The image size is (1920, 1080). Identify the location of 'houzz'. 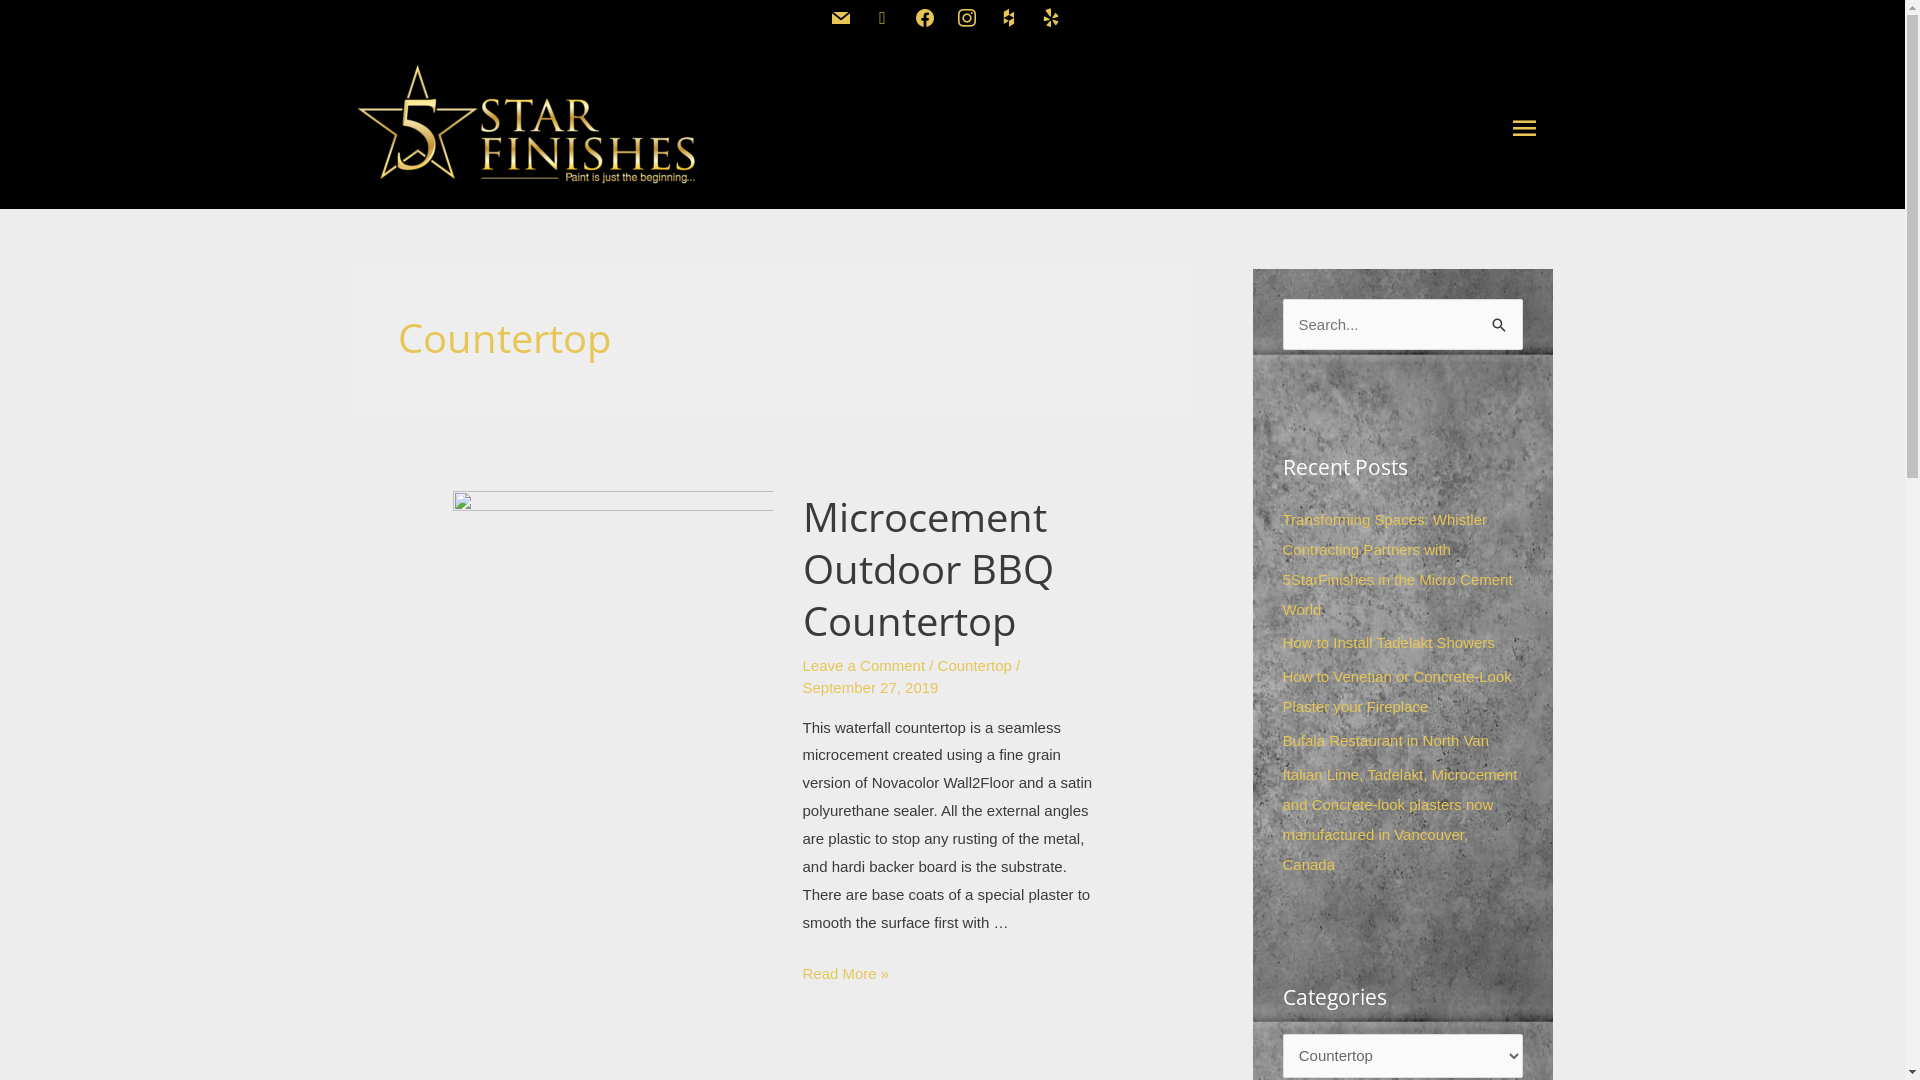
(992, 16).